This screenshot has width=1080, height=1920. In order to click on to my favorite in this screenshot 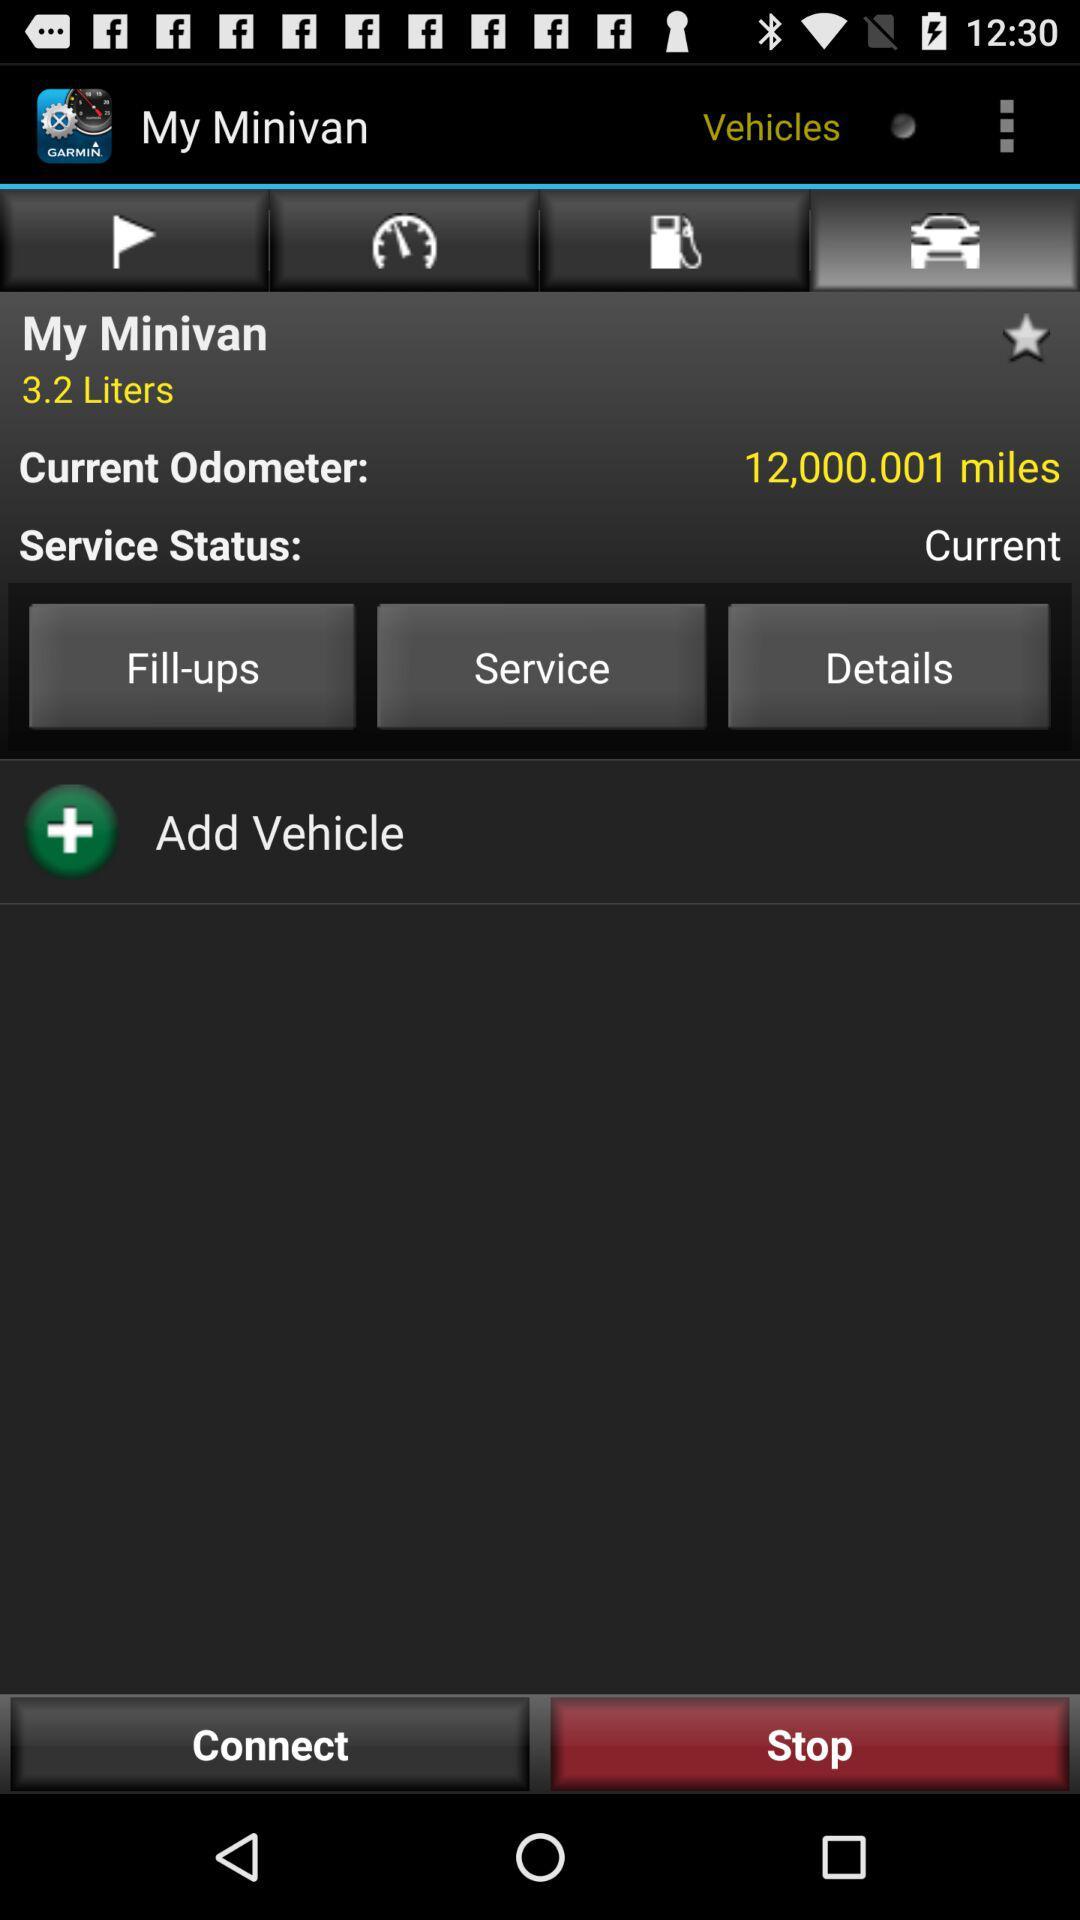, I will do `click(1033, 338)`.